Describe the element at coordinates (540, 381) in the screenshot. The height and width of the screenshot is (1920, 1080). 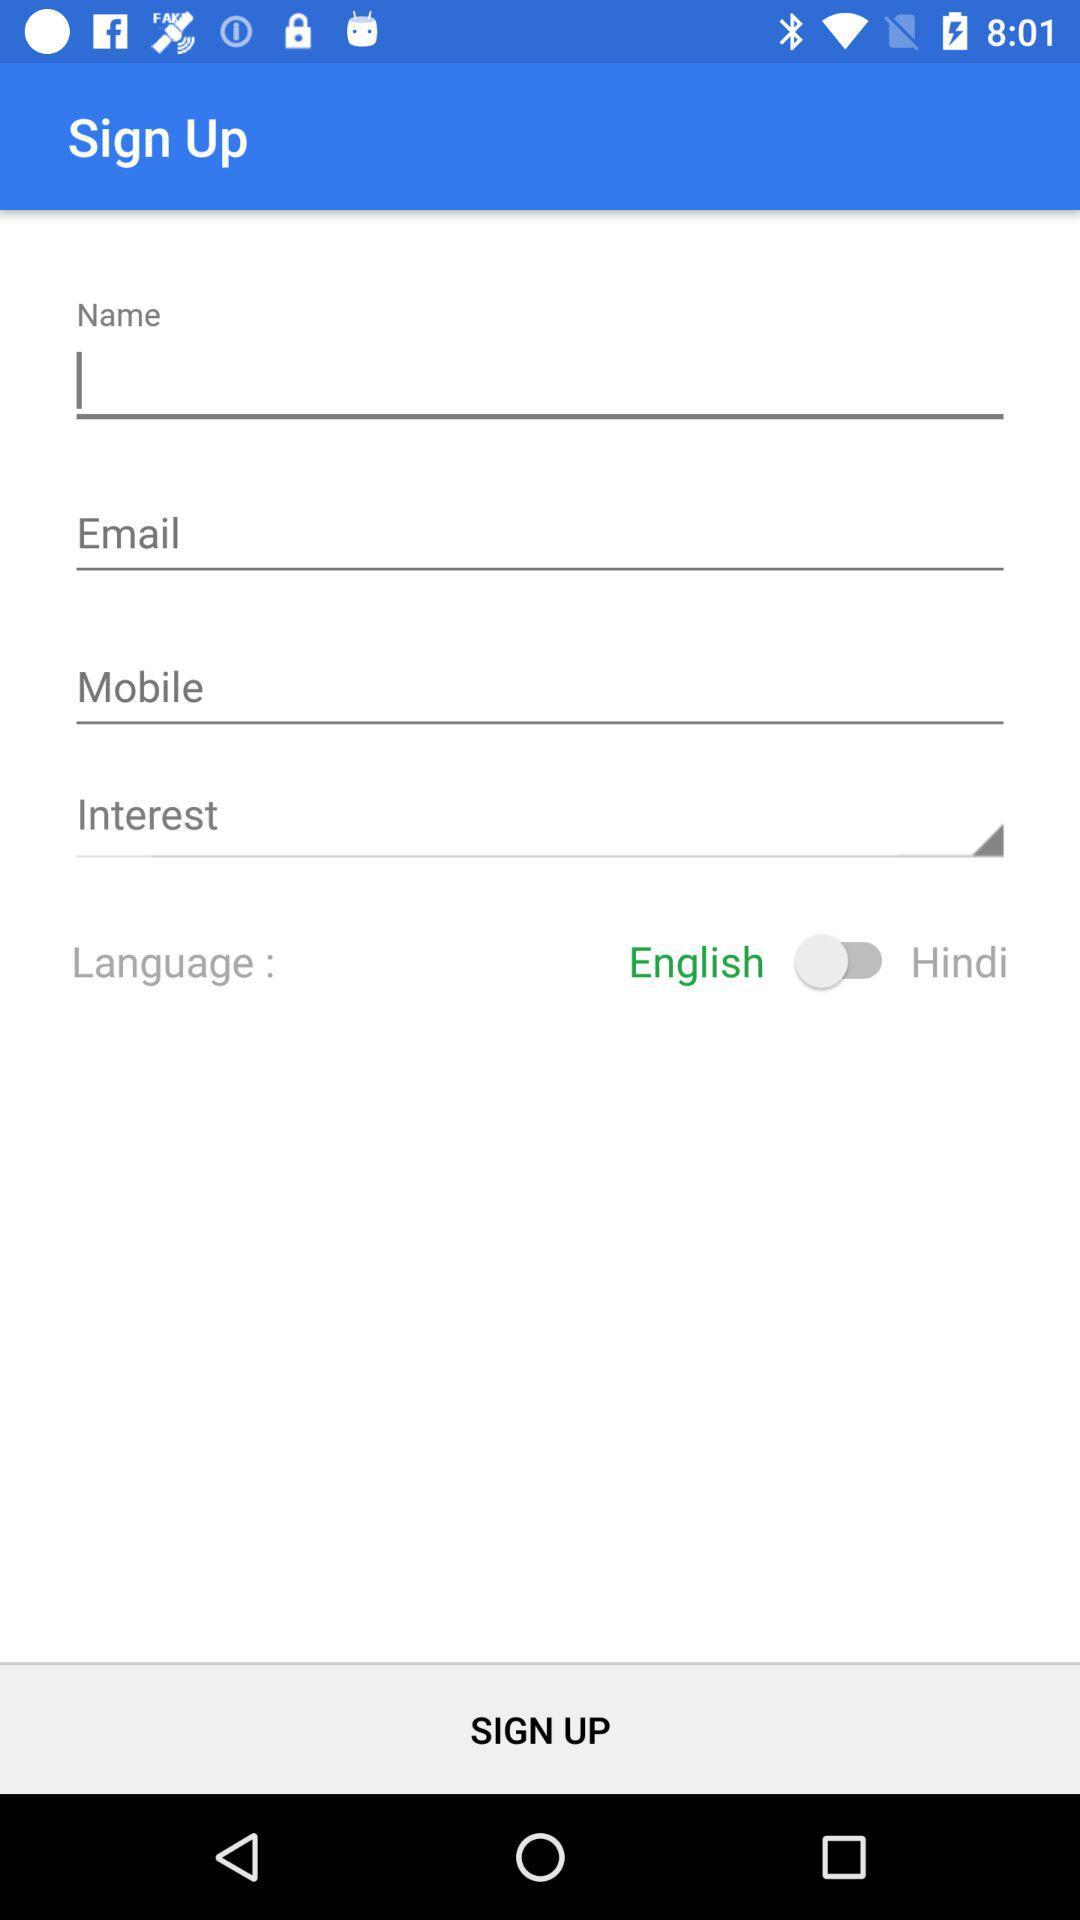
I see `name` at that location.